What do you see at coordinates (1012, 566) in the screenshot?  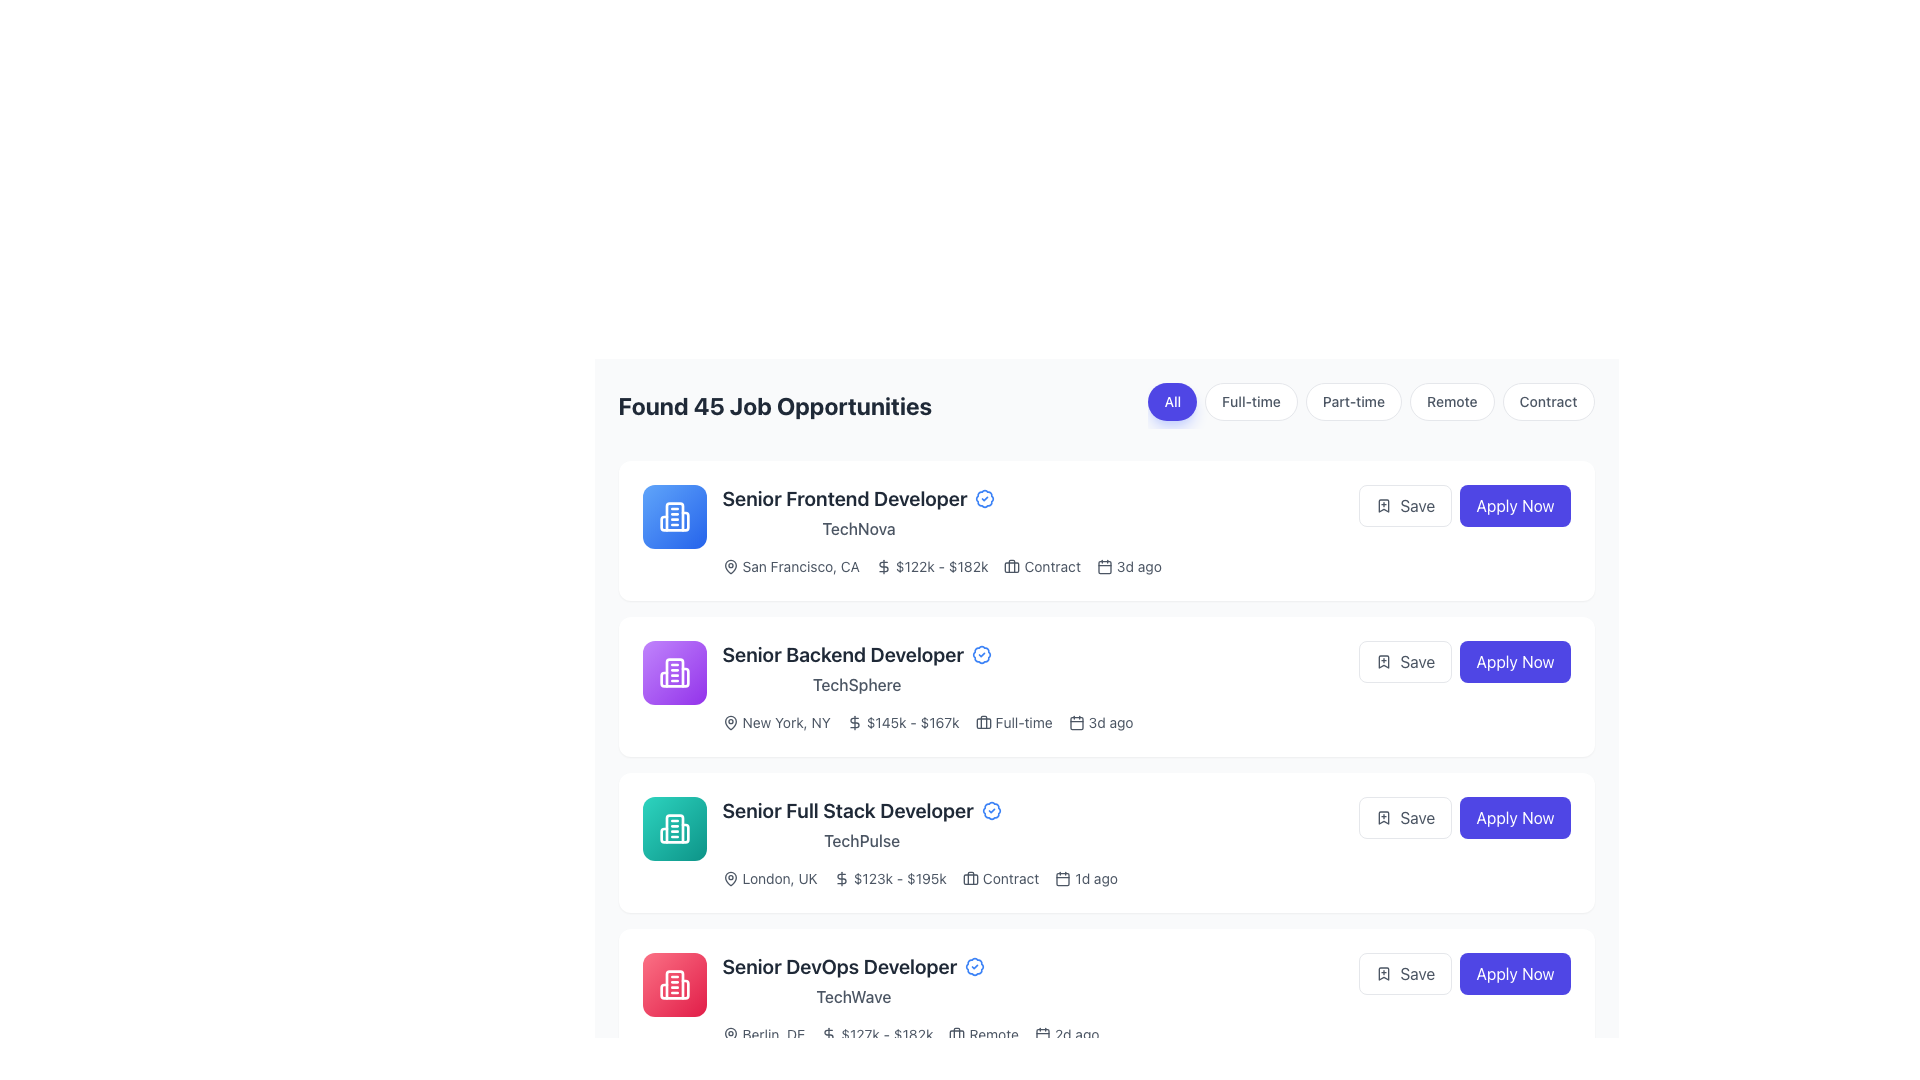 I see `the left vertical bar of the briefcase icon, which is part of an SVG representation indicating job listings` at bounding box center [1012, 566].